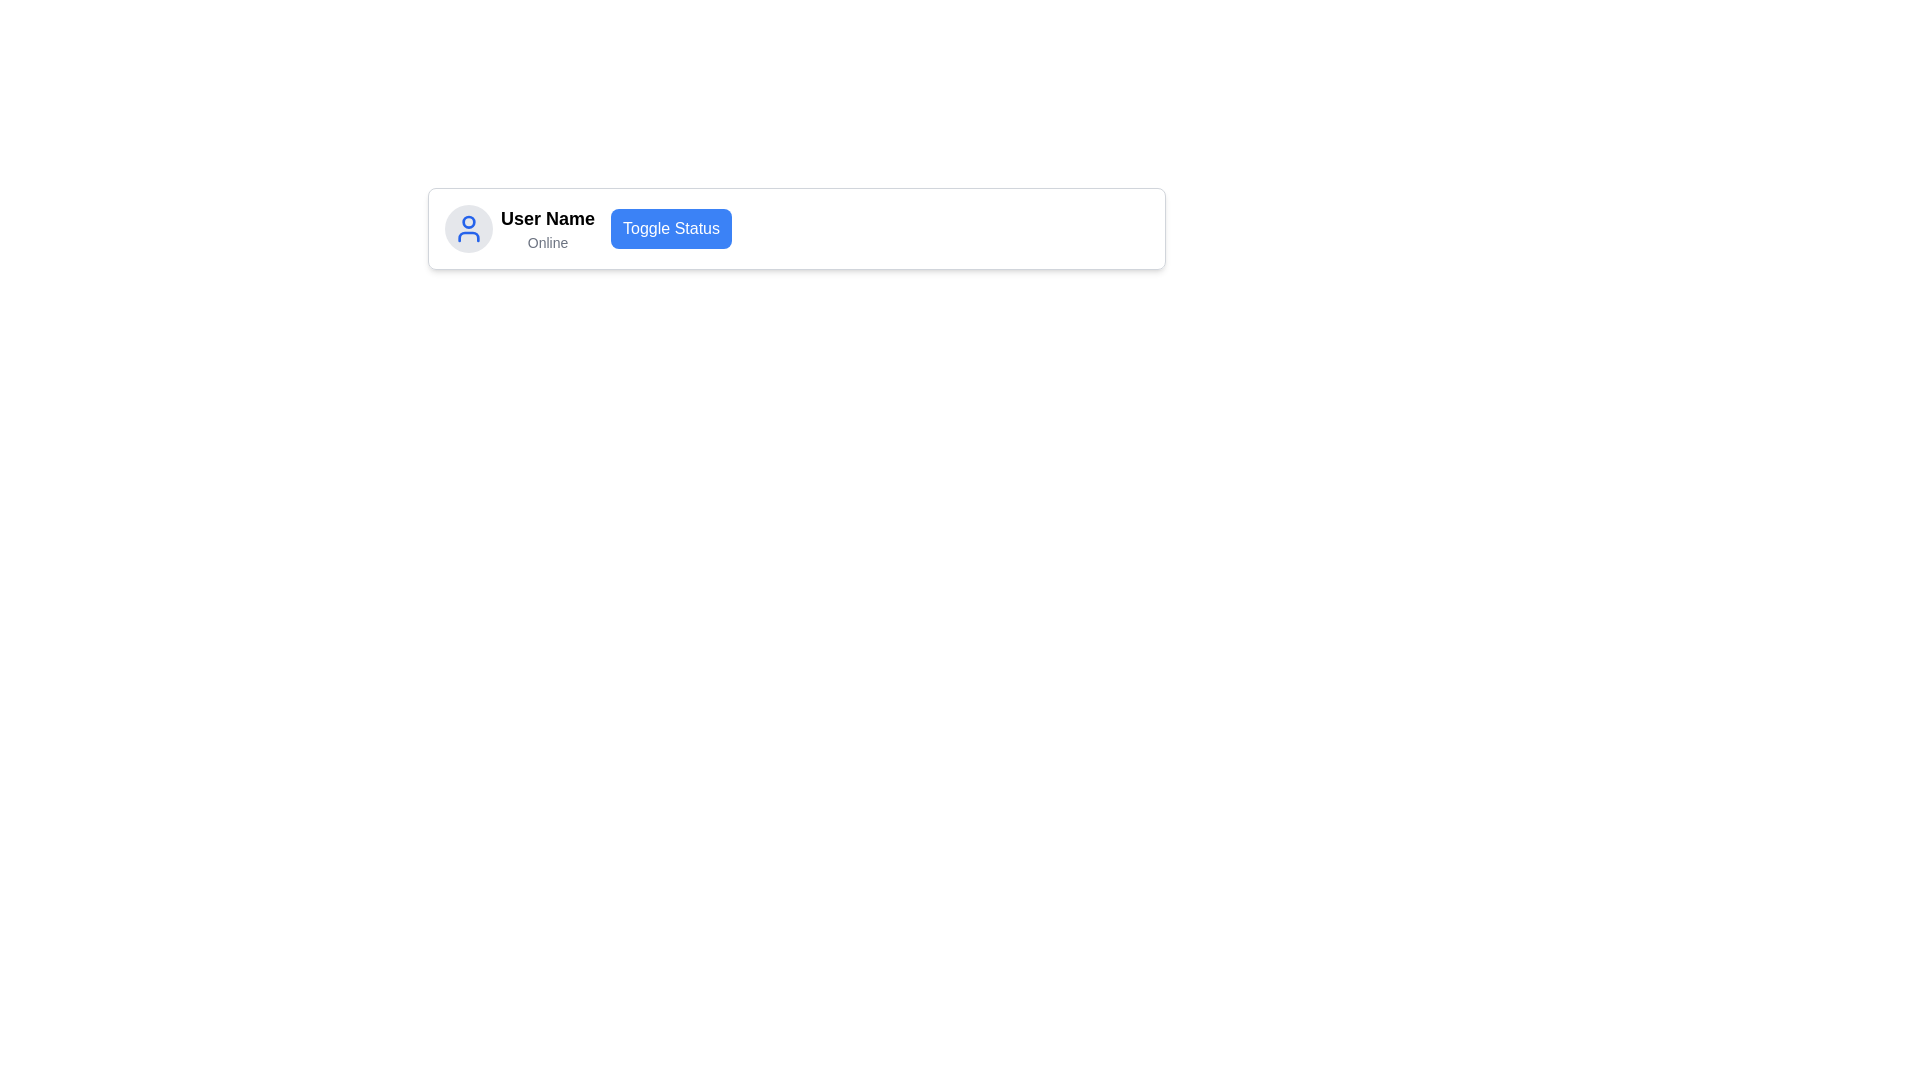  What do you see at coordinates (468, 222) in the screenshot?
I see `the blue user icon circular shape with a white fill, which is part of the user profile representation located above the textual content 'User Name' and 'Online.'` at bounding box center [468, 222].